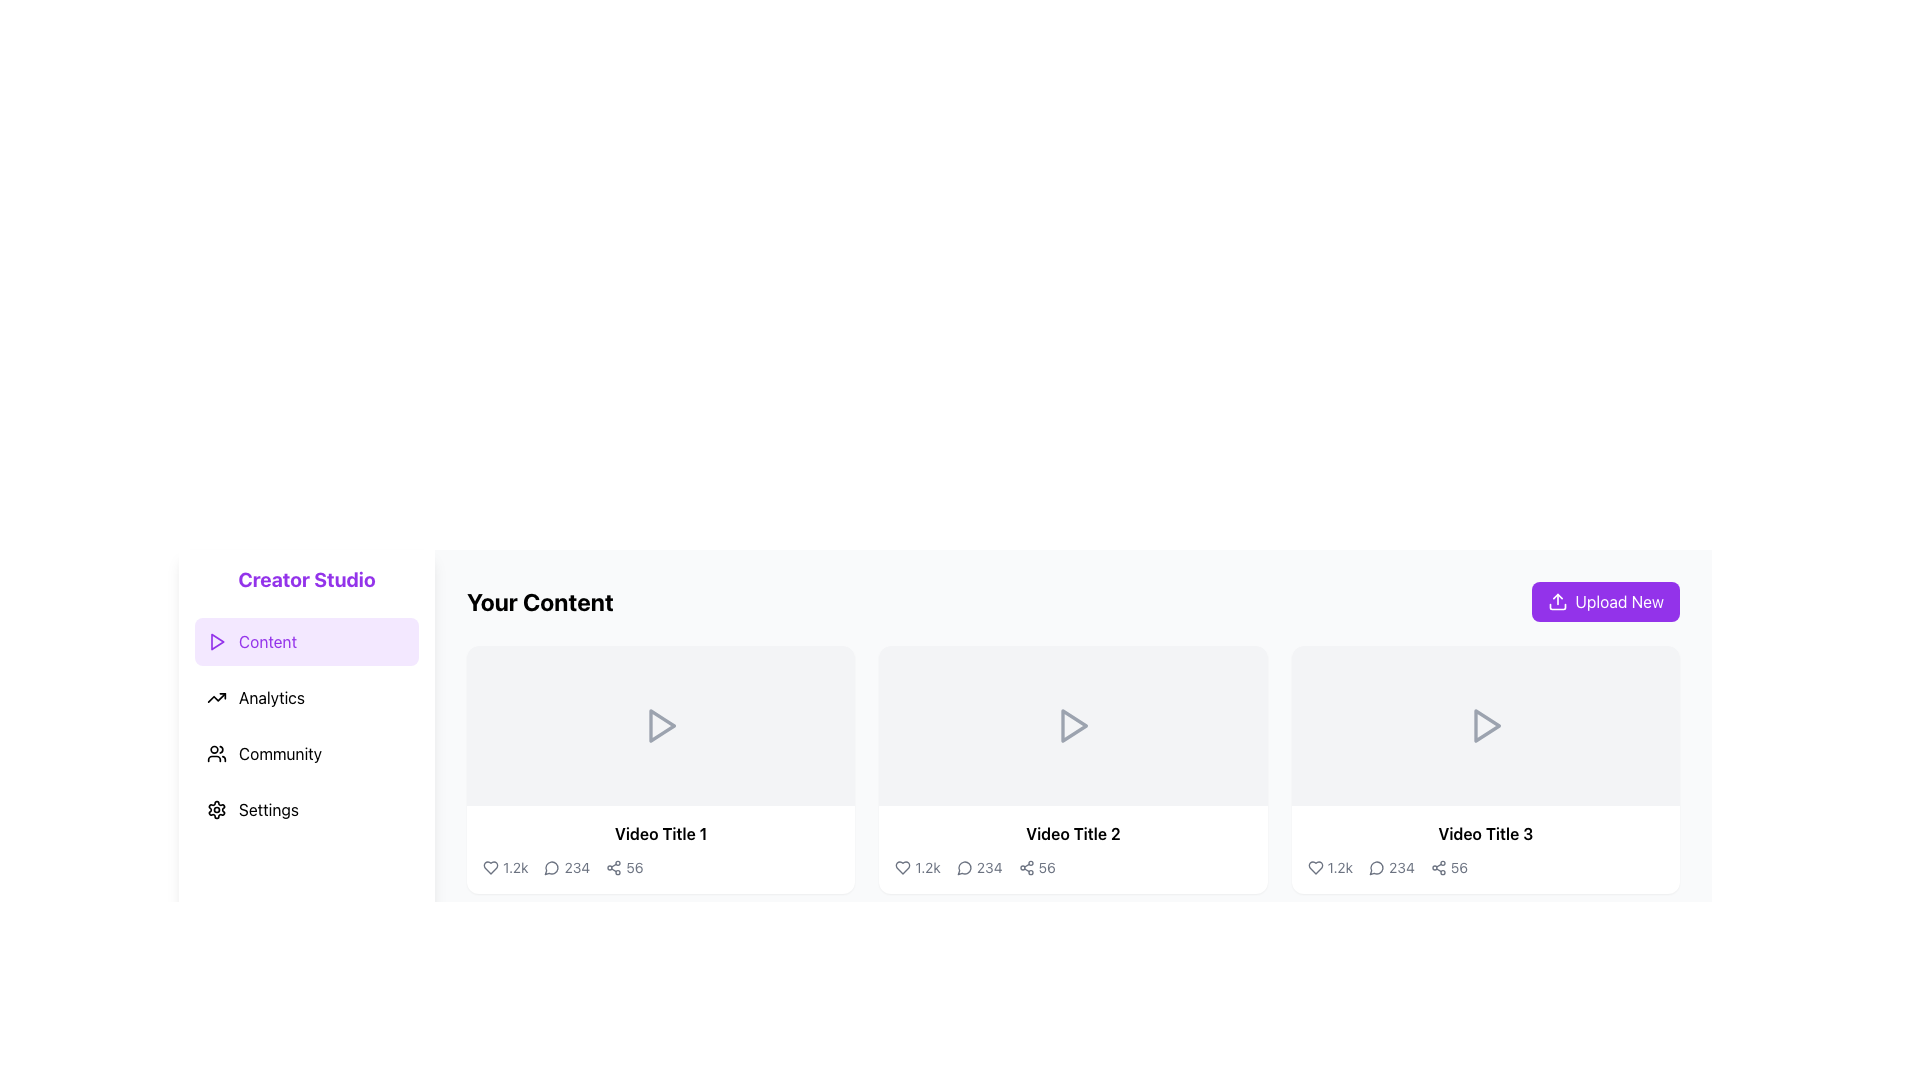 The image size is (1920, 1080). I want to click on the 'Upload New' button, which is a rectangular button with a purple background and white text, located at the top-right corner of the content area, so click(1605, 600).